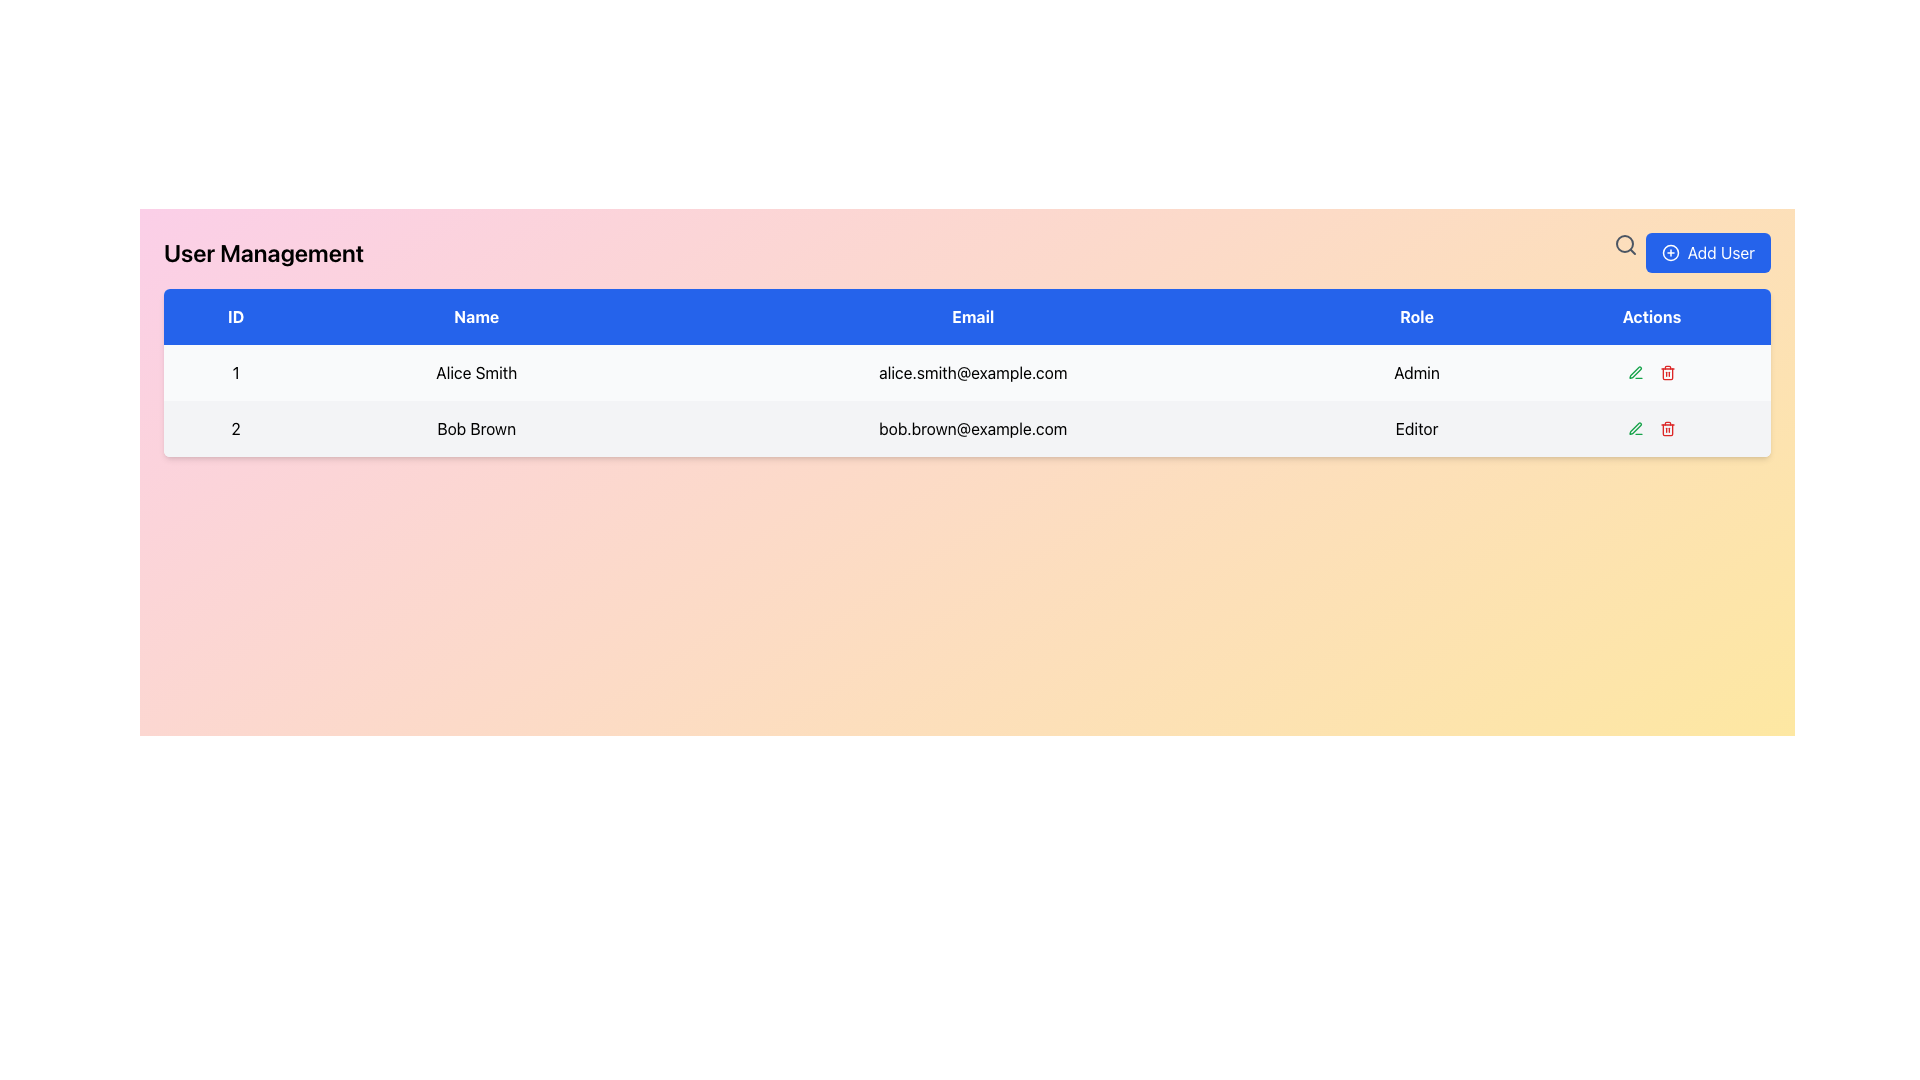  What do you see at coordinates (1625, 244) in the screenshot?
I see `the magnifying glass icon button, which is styled in minimalistic line art design and located to the left of the 'Add User' button in the top-right corner of the interface` at bounding box center [1625, 244].